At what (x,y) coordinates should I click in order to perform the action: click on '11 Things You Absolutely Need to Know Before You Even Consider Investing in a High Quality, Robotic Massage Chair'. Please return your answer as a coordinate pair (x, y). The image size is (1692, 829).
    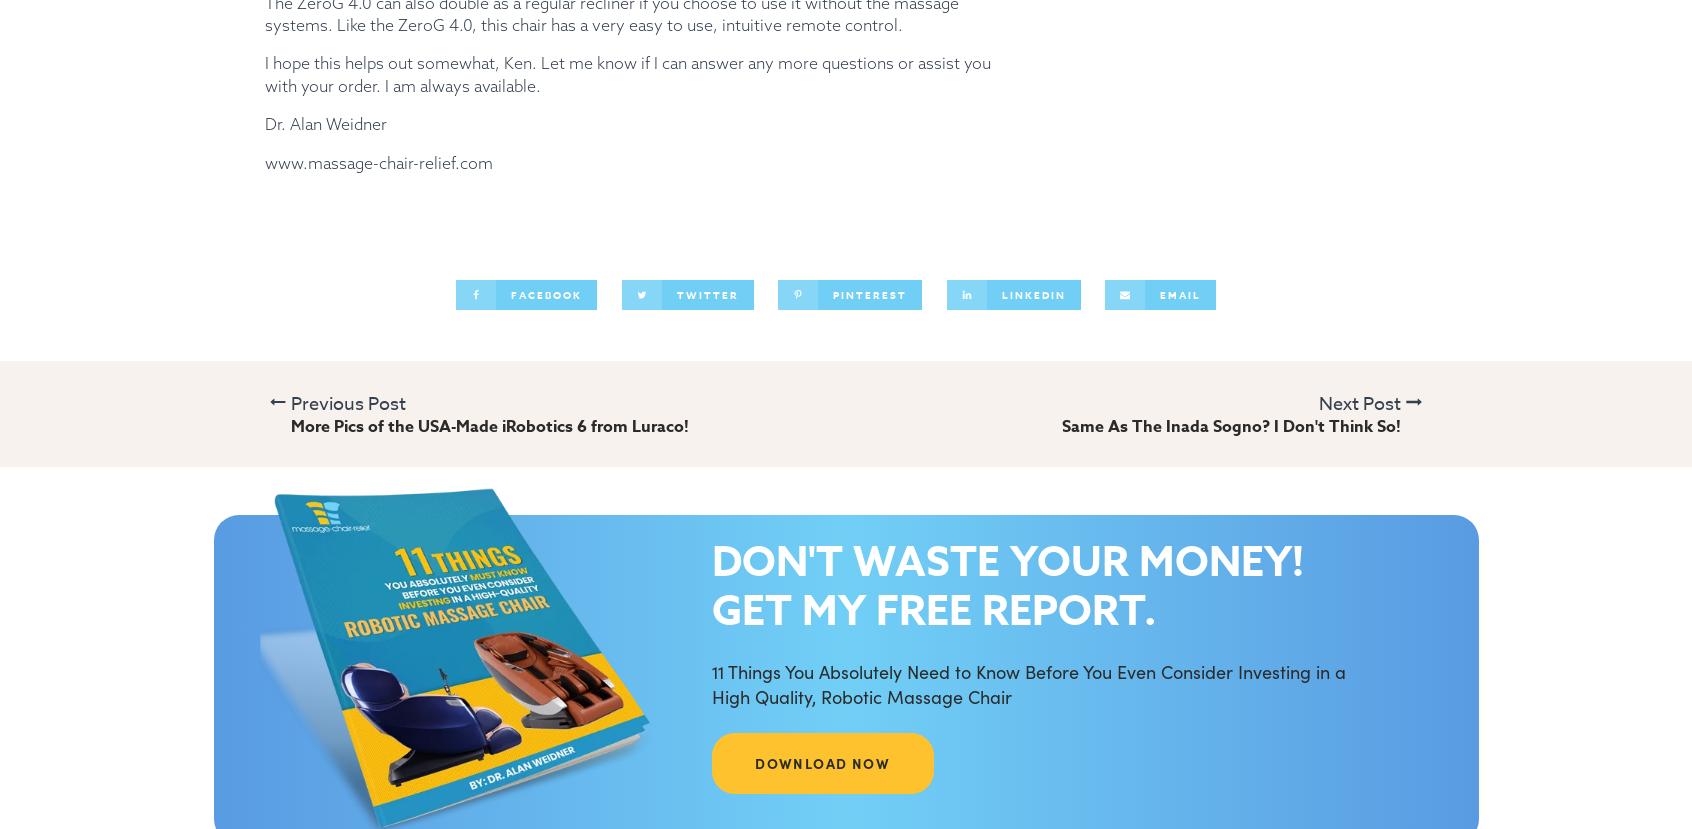
    Looking at the image, I should click on (1027, 683).